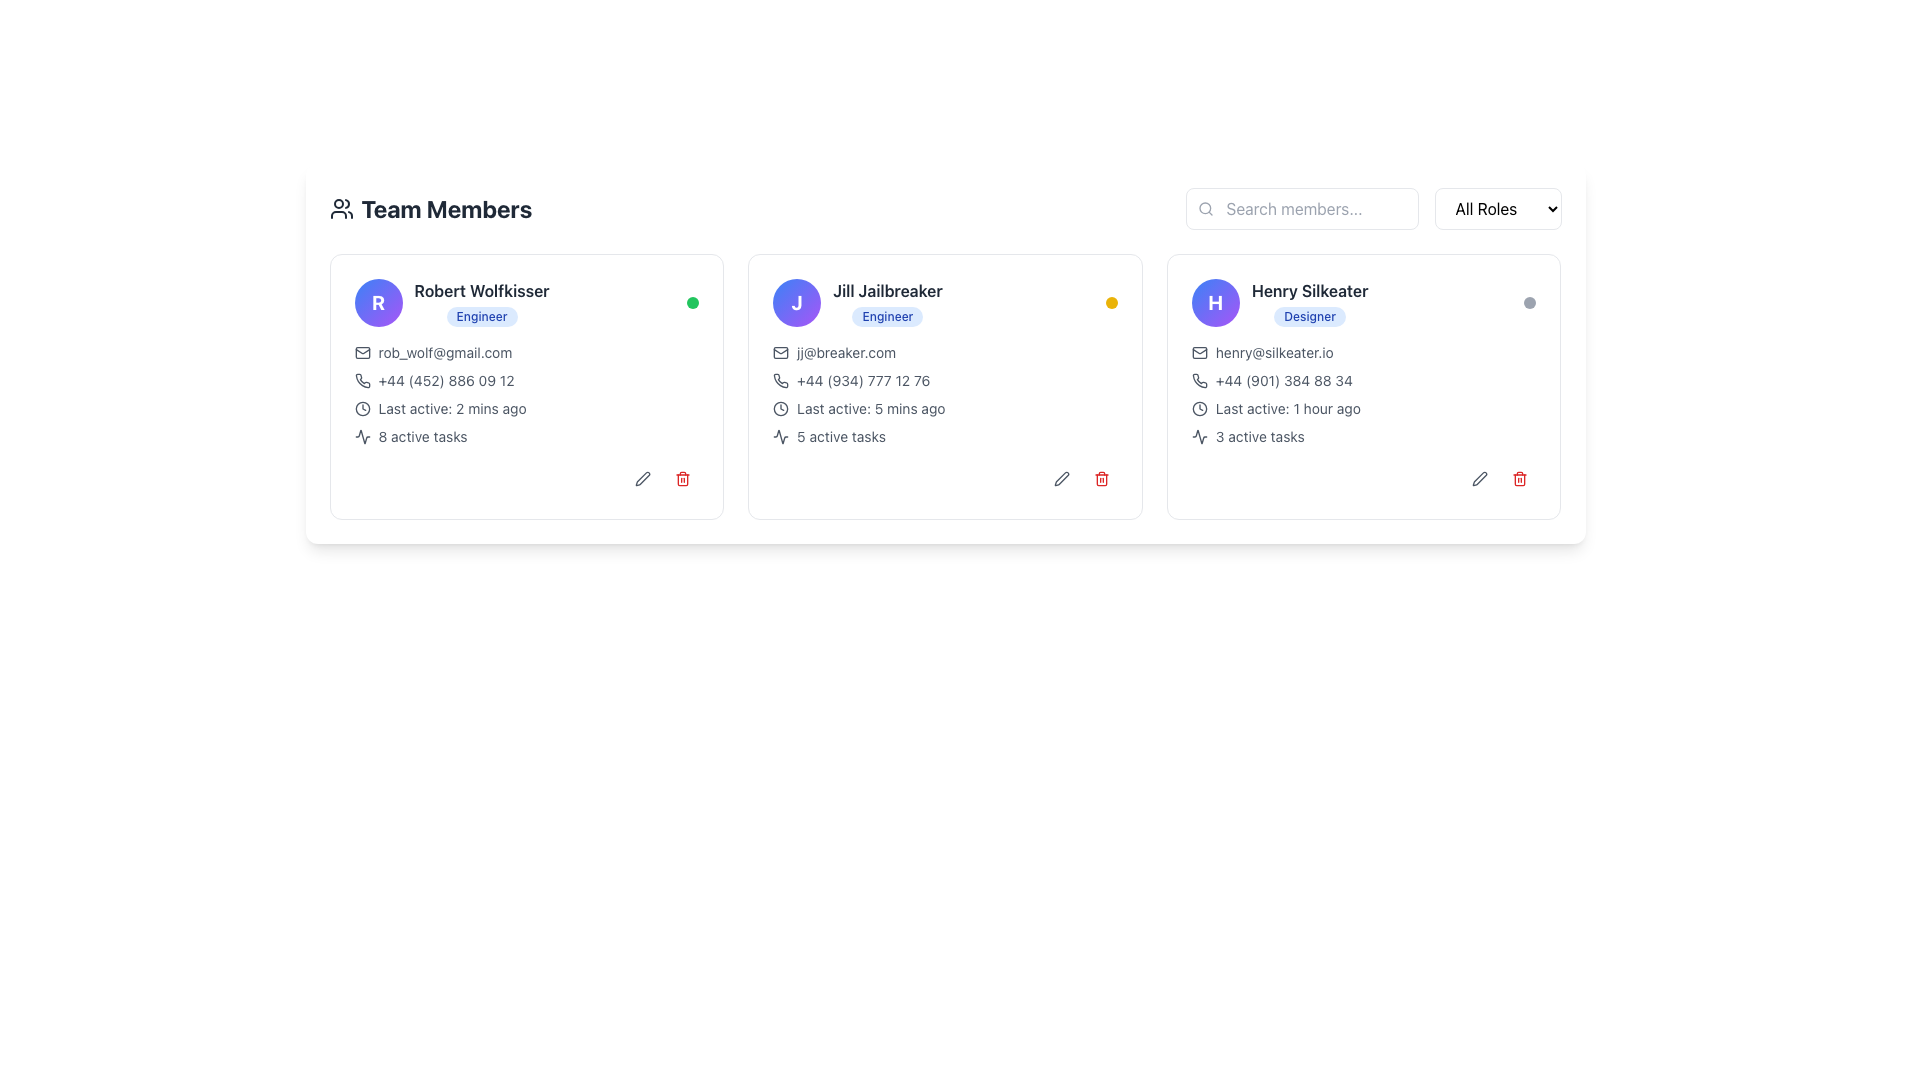 The width and height of the screenshot is (1920, 1080). I want to click on the section title label that informs users about the content below, located at the upper left side of the interface, so click(429, 208).